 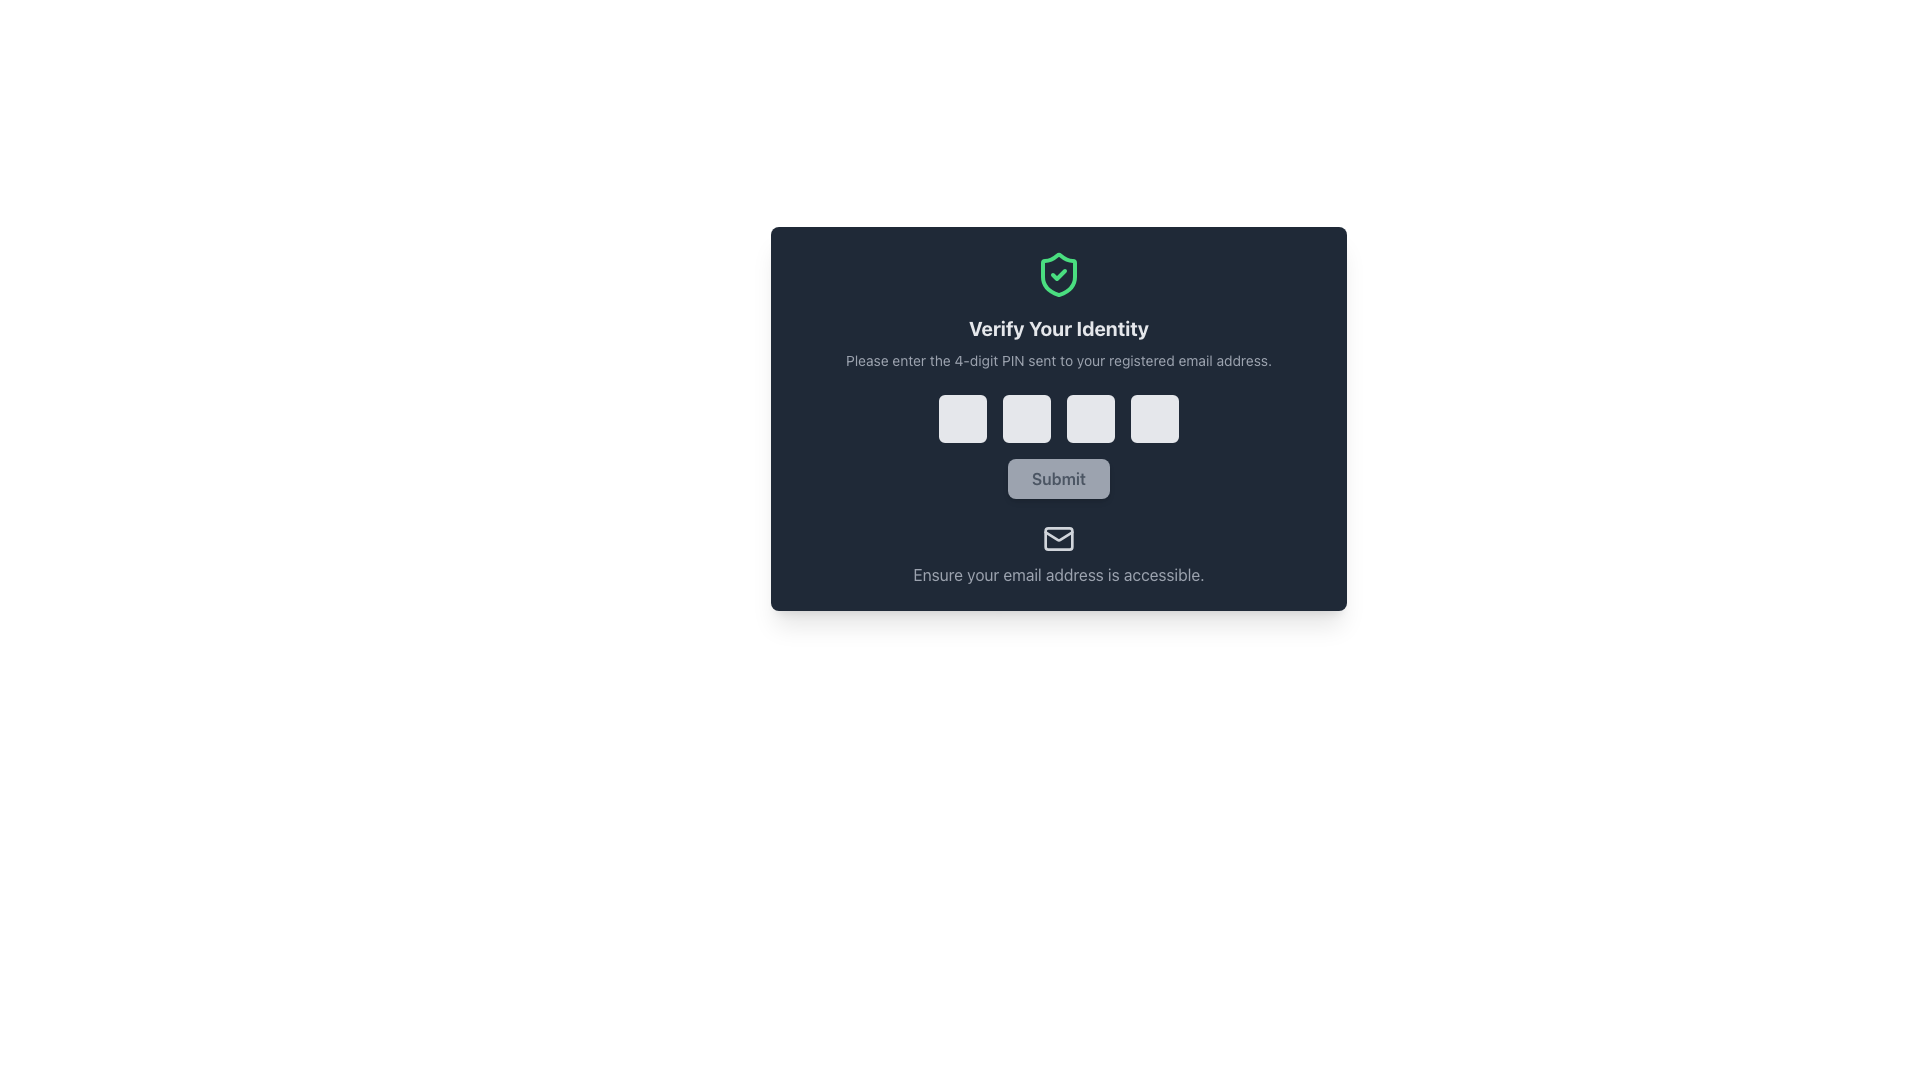 What do you see at coordinates (1058, 574) in the screenshot?
I see `the text label that reads 'Ensure your email address is accessible.' which is styled in a small, gray font and positioned below the mail icon` at bounding box center [1058, 574].